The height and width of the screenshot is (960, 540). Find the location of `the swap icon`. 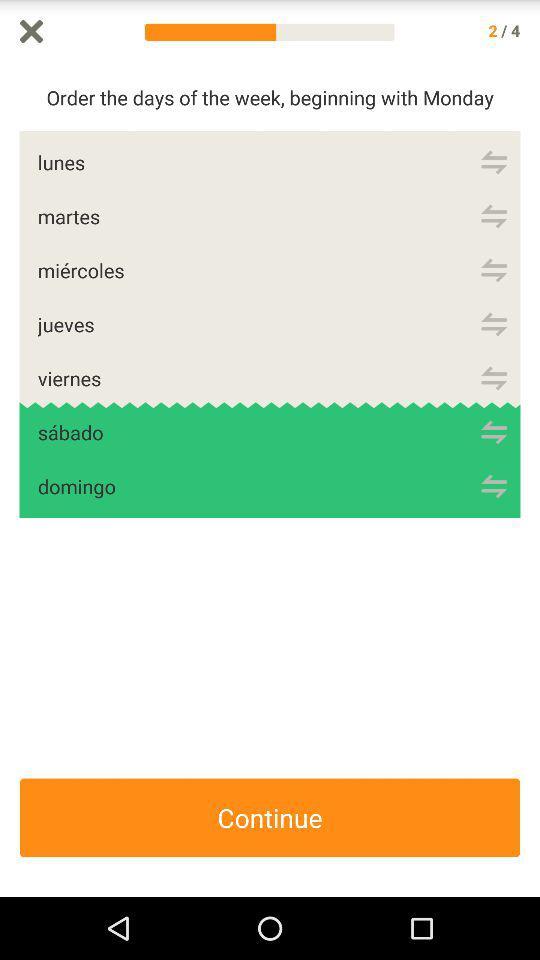

the swap icon is located at coordinates (493, 403).